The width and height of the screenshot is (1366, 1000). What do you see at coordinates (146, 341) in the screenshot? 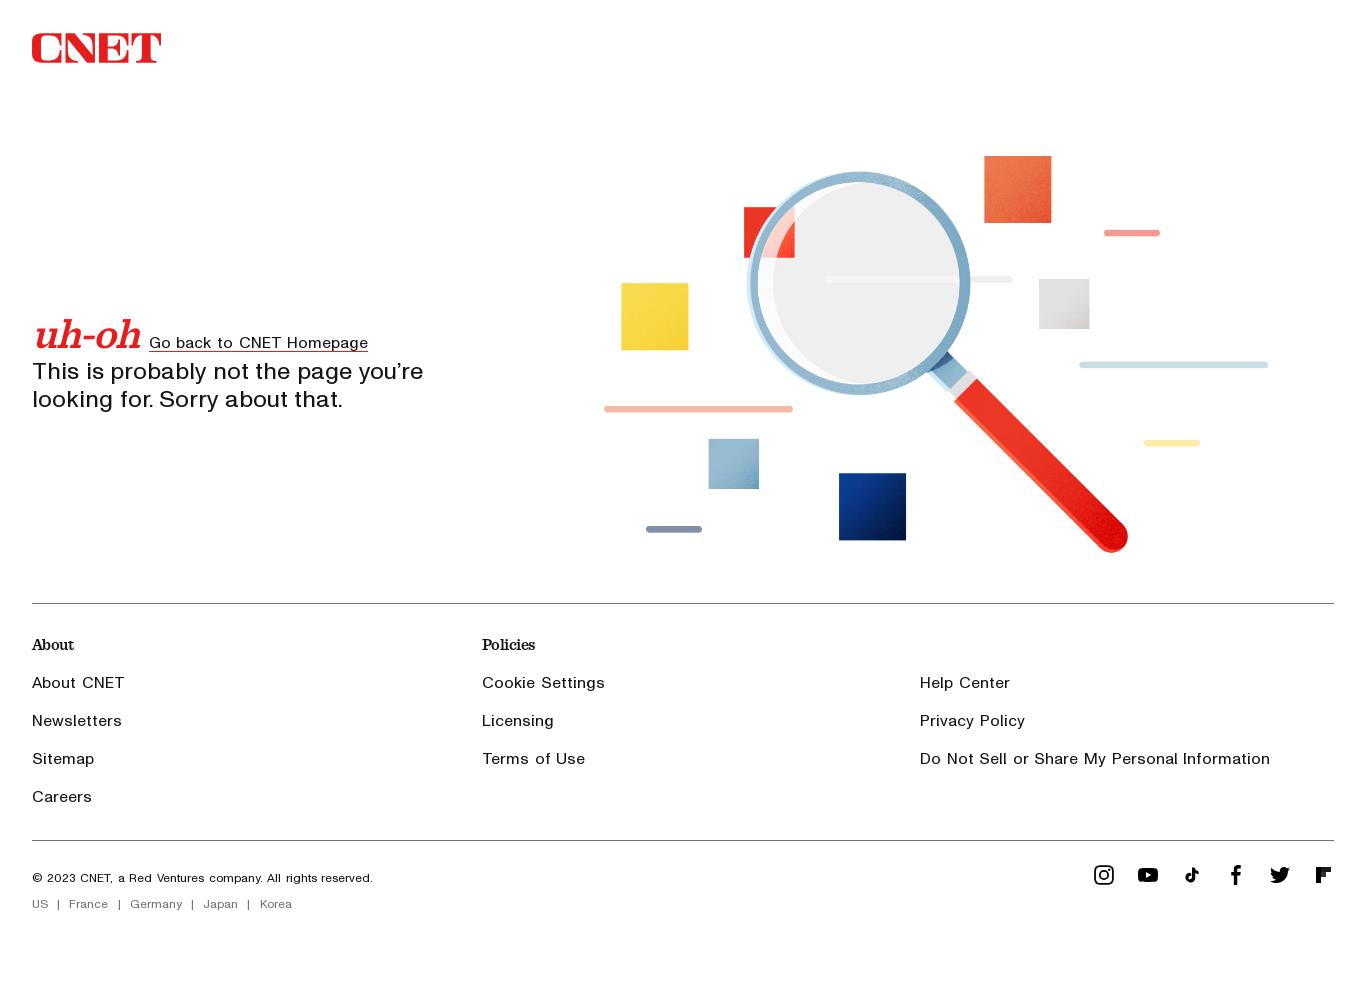
I see `'Go back to CNET Homepage'` at bounding box center [146, 341].